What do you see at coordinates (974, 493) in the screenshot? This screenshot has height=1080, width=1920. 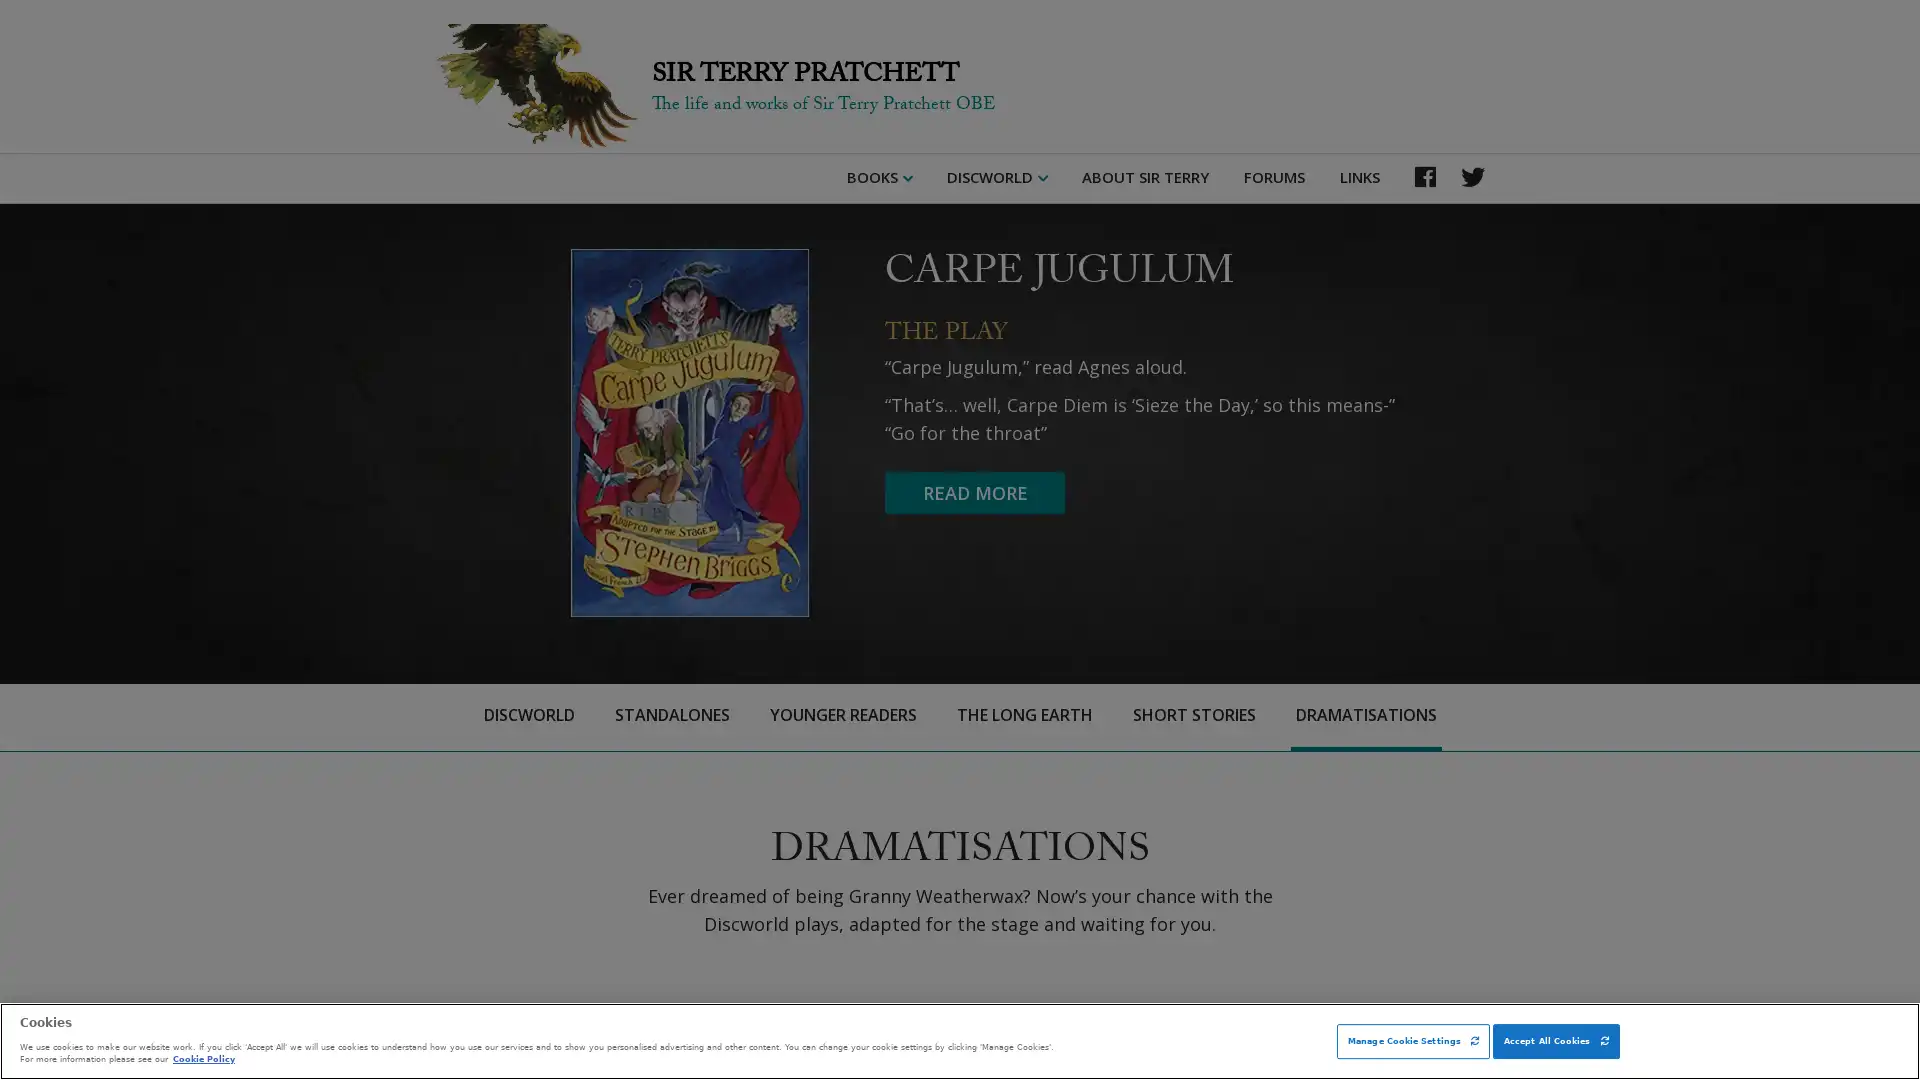 I see `READ MORE` at bounding box center [974, 493].